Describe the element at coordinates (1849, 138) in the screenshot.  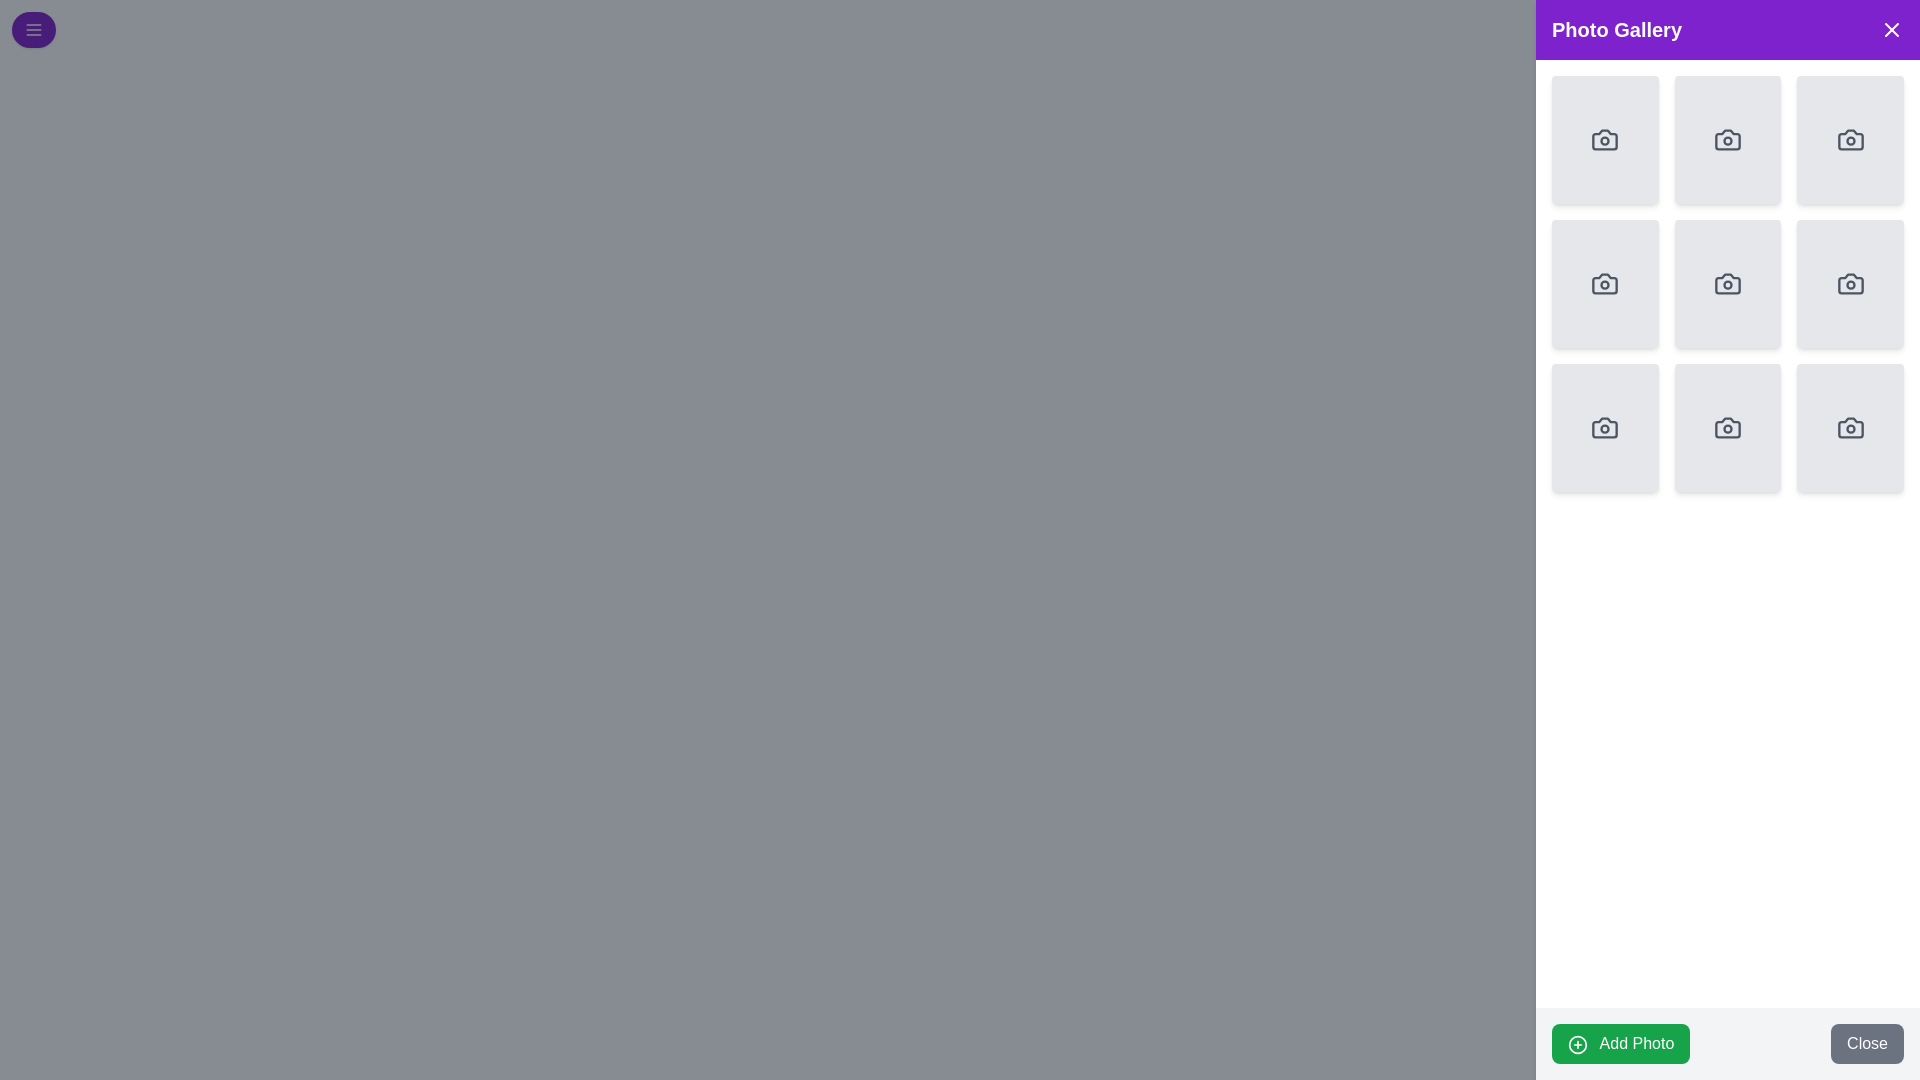
I see `the camera-shaped icon filled with a gray tone located in the top-right box of the photo gallery grid layout` at that location.